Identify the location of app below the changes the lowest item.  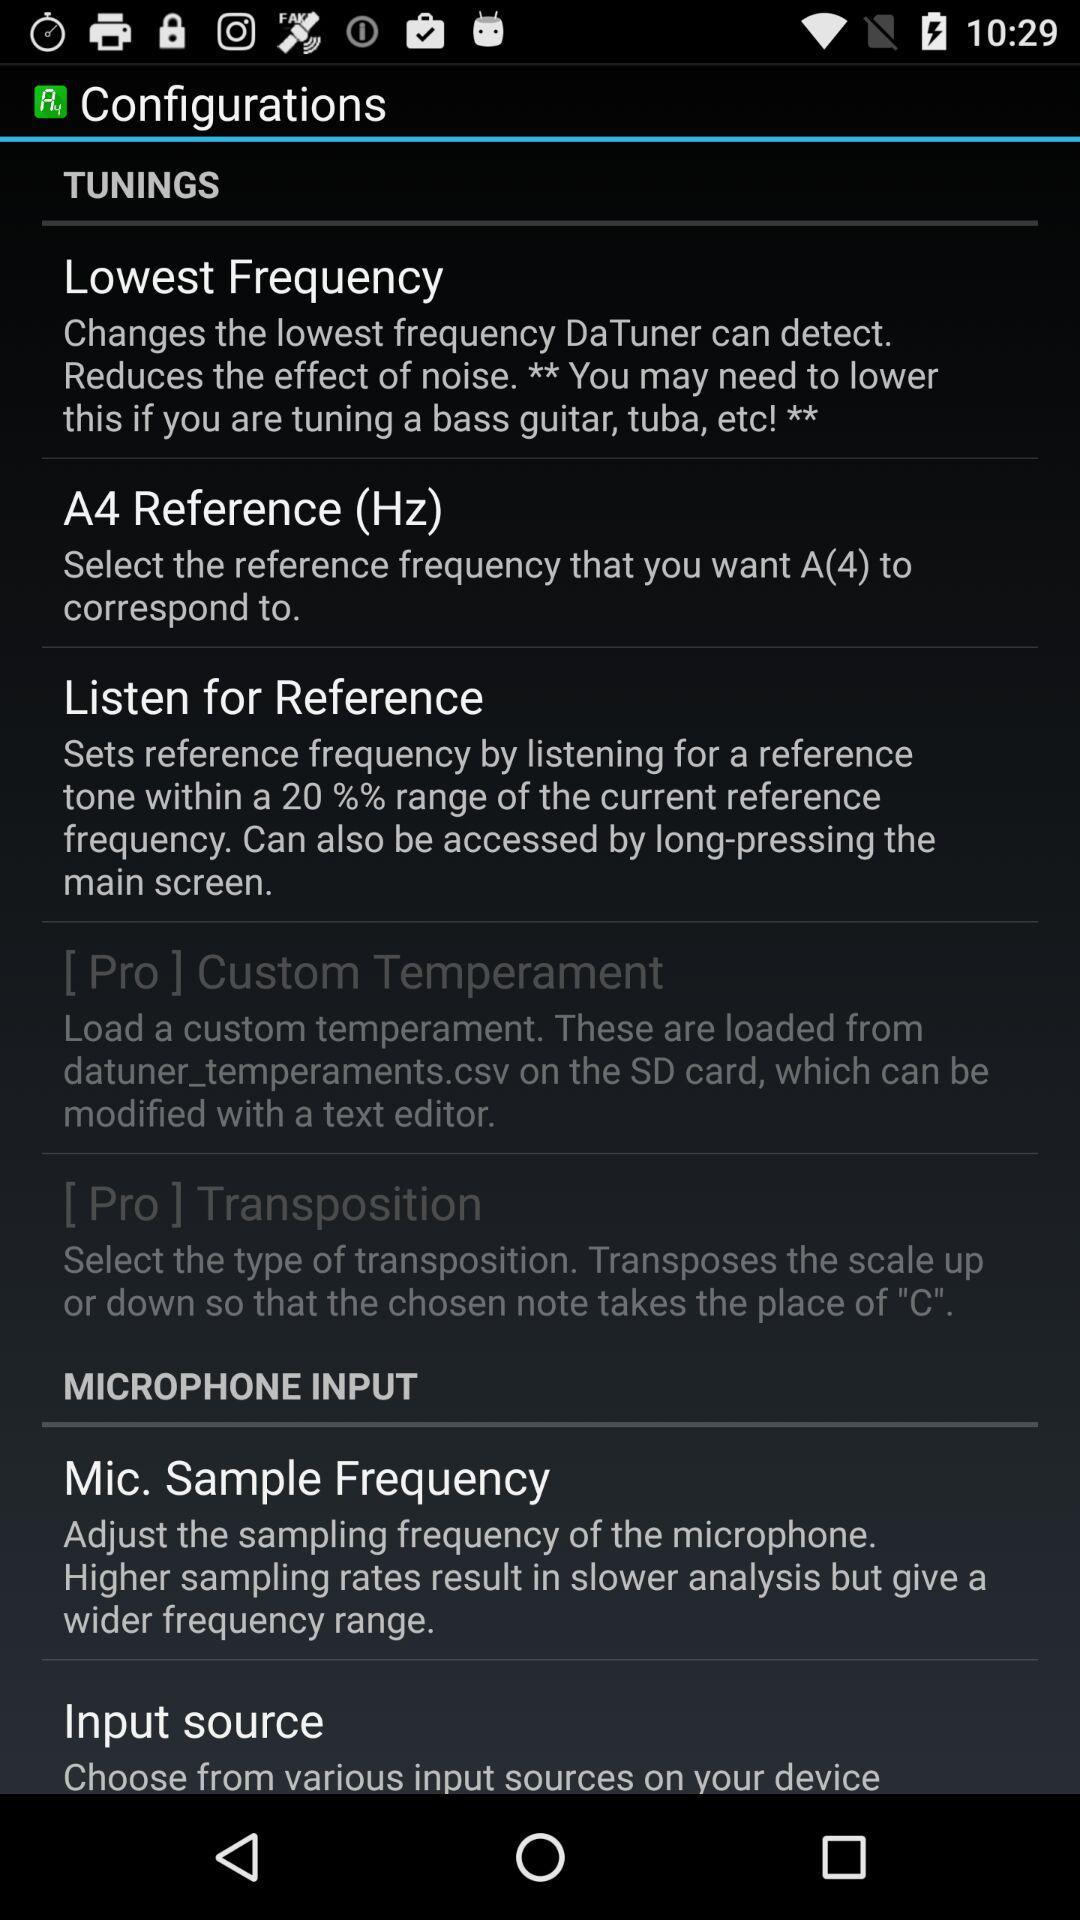
(252, 506).